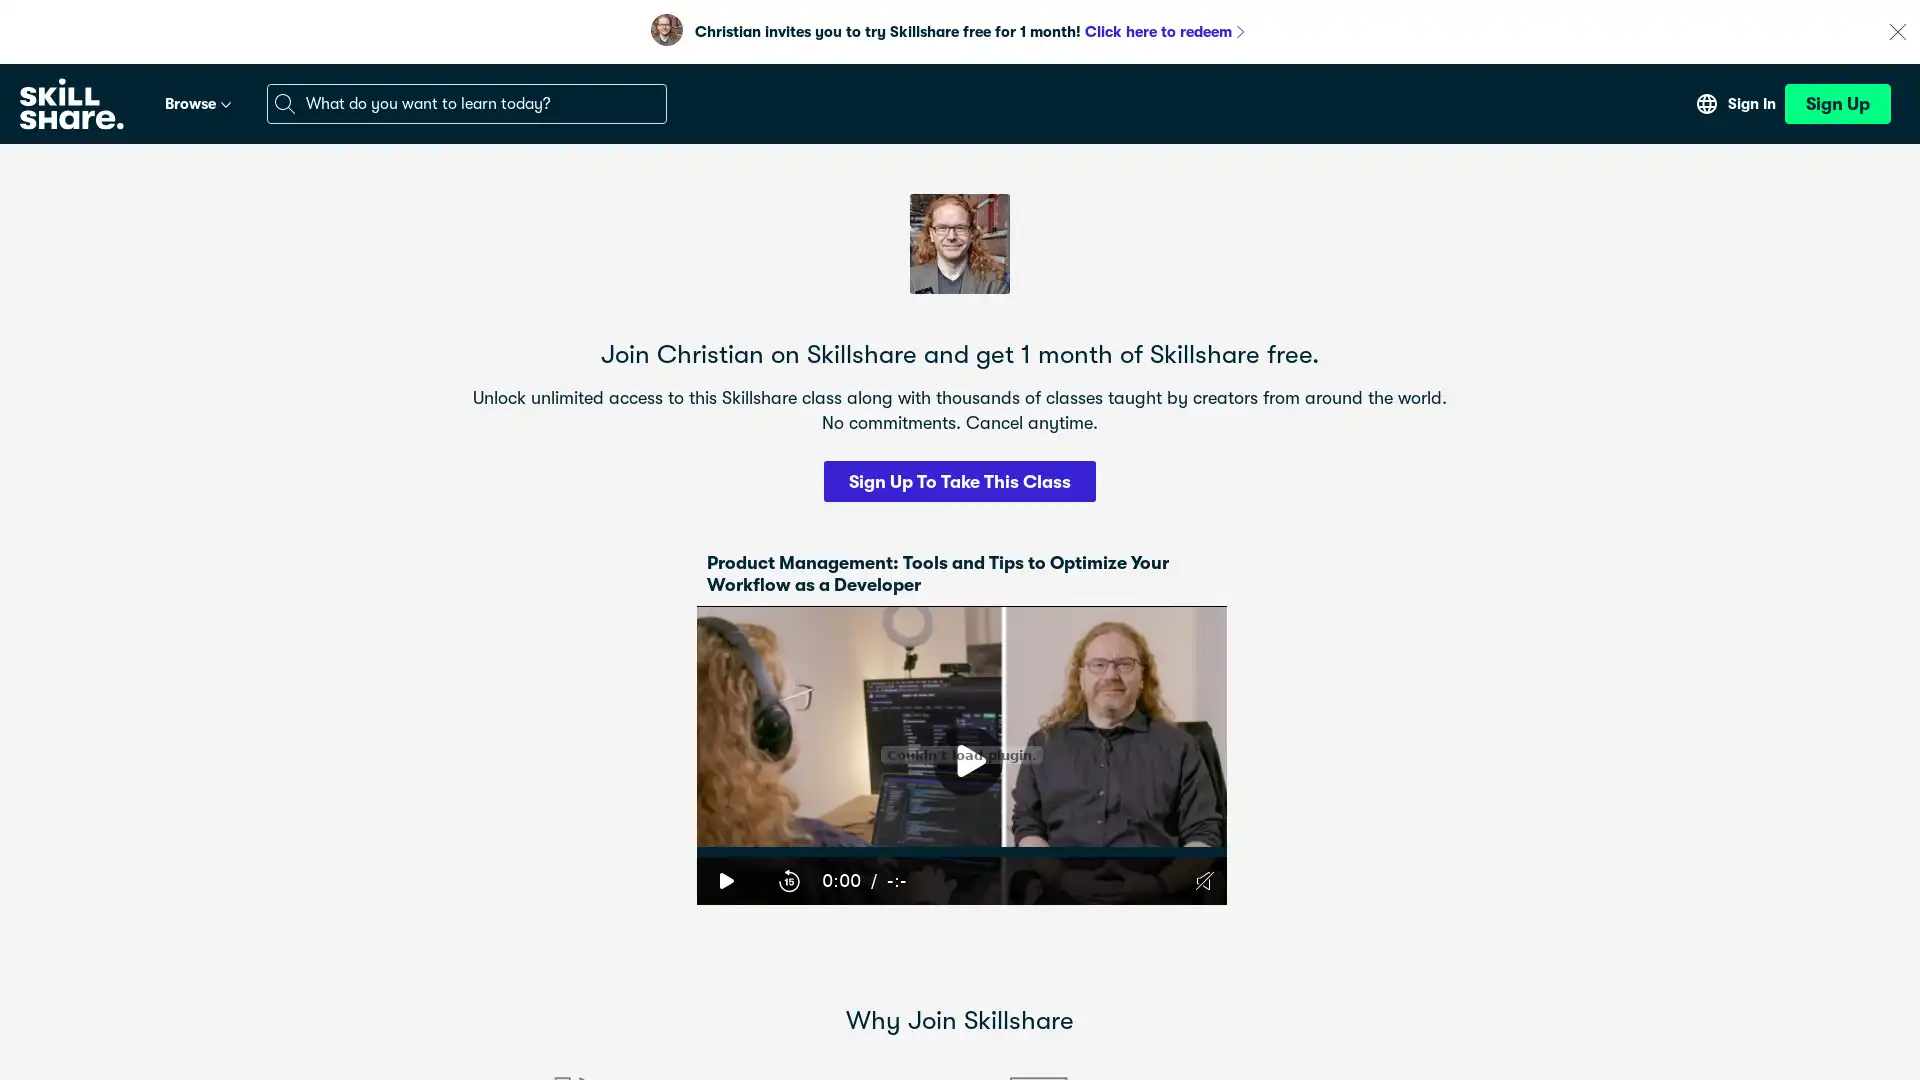 This screenshot has width=1920, height=1080. What do you see at coordinates (968, 760) in the screenshot?
I see `Play Video` at bounding box center [968, 760].